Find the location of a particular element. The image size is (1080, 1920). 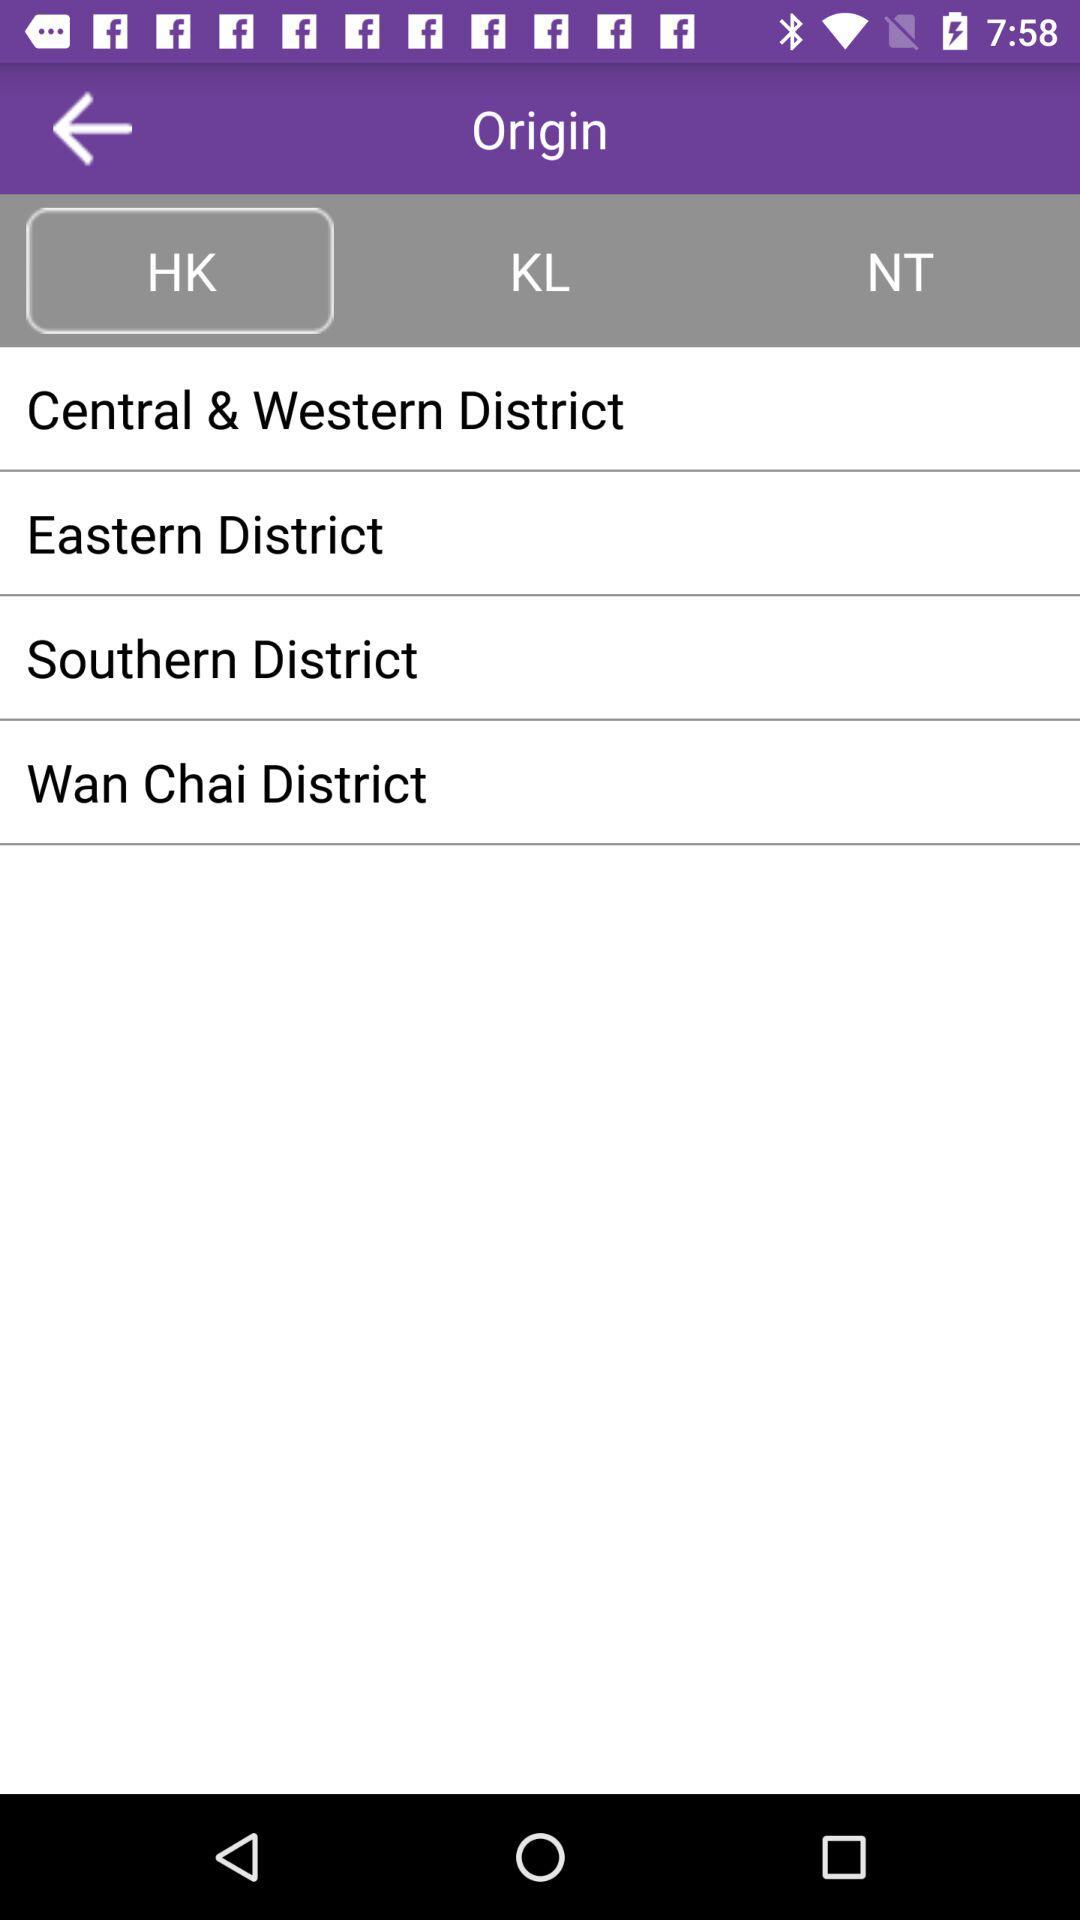

the icon to the left of the origin app is located at coordinates (92, 127).